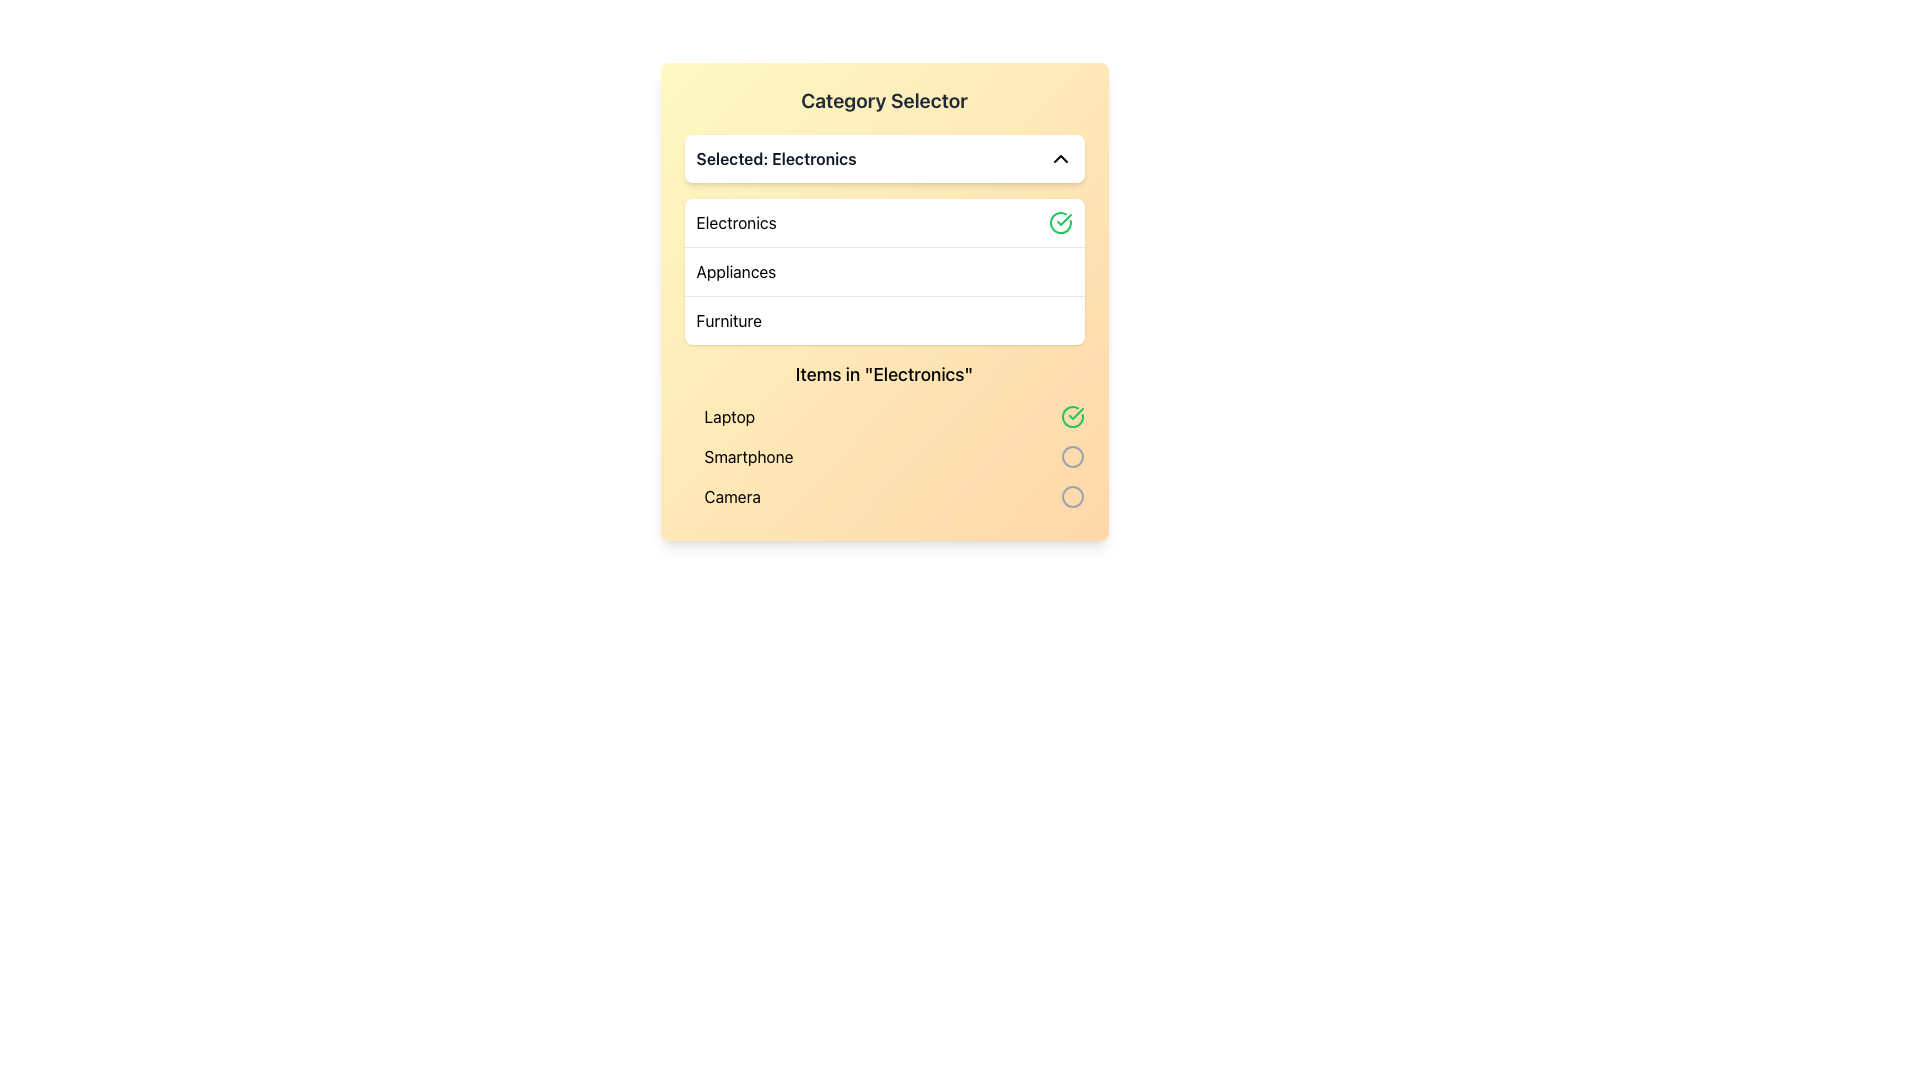 Image resolution: width=1920 pixels, height=1080 pixels. Describe the element at coordinates (747, 456) in the screenshot. I see `the text label displaying 'Smartphone', which is the second item in the electronics list, located below 'Laptop' and above 'Camera'` at that location.